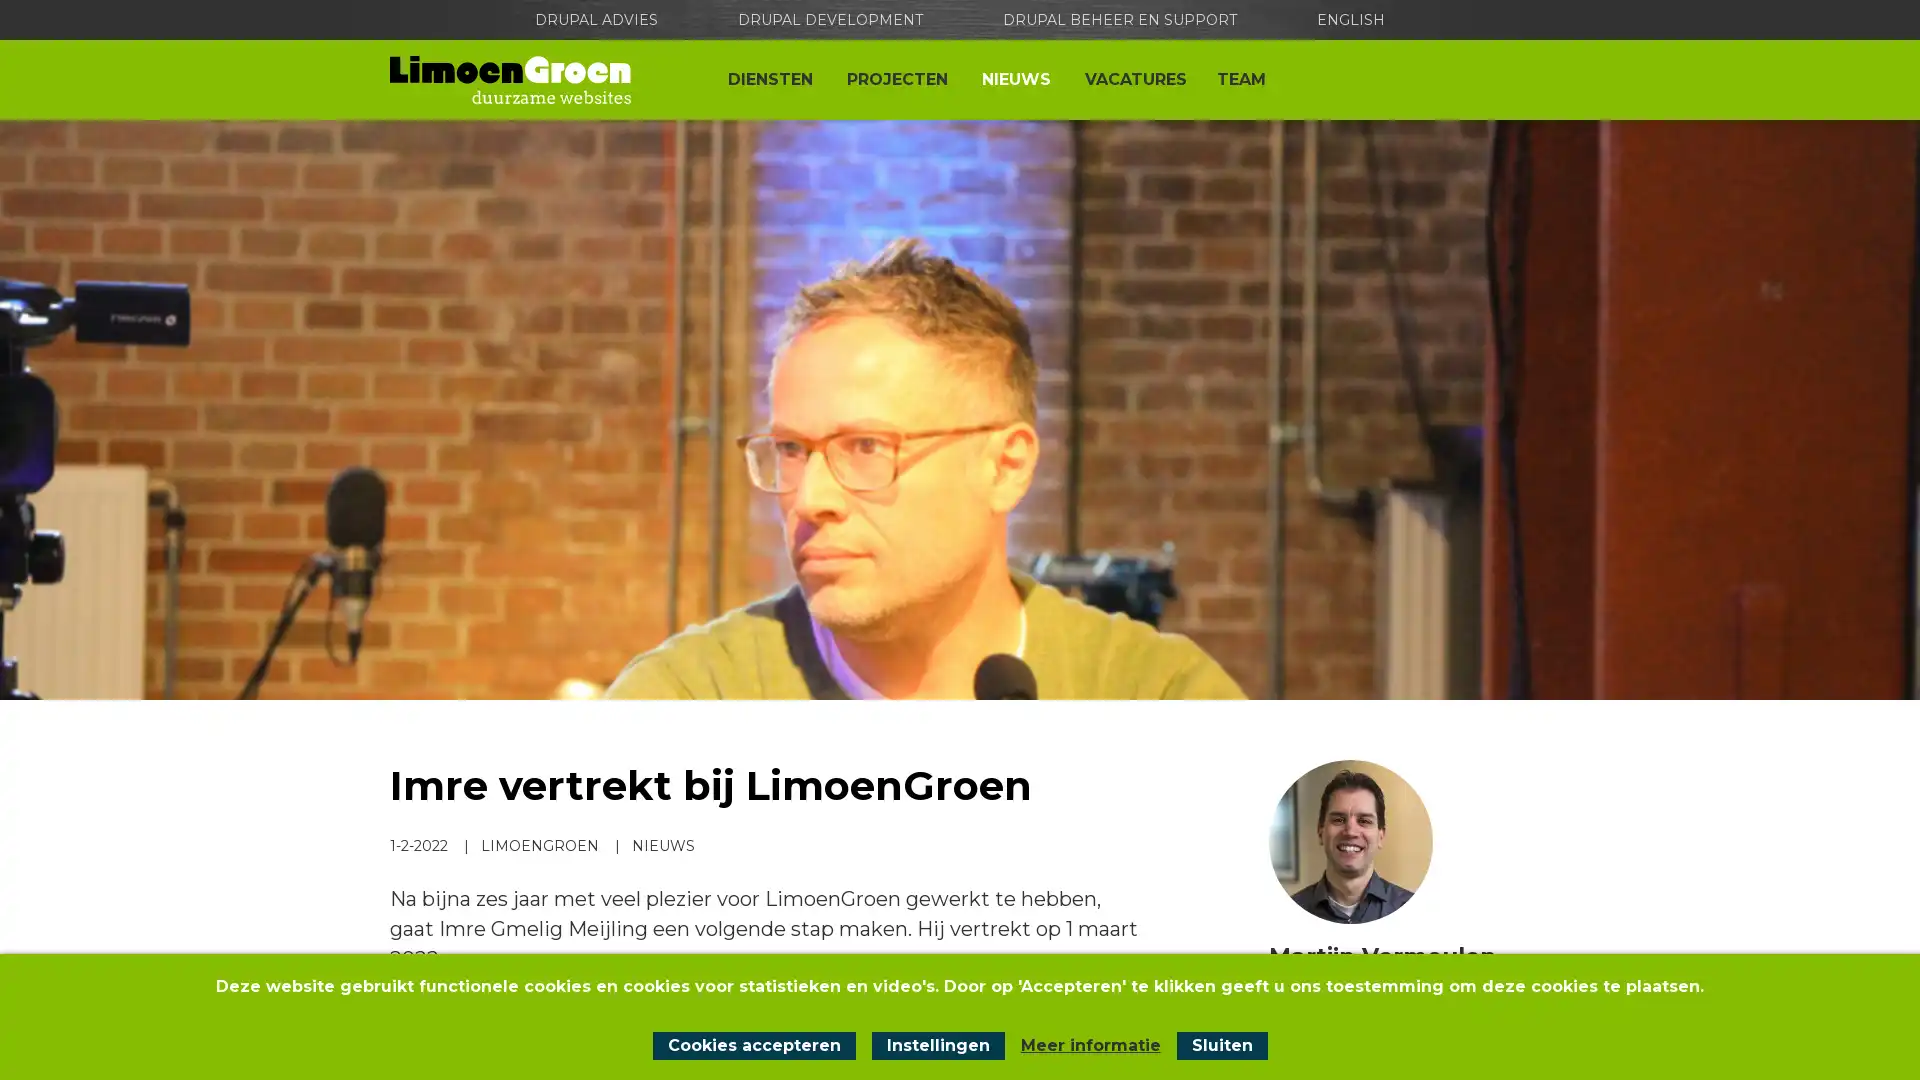  I want to click on Sluit cookiemelding, so click(1220, 1044).